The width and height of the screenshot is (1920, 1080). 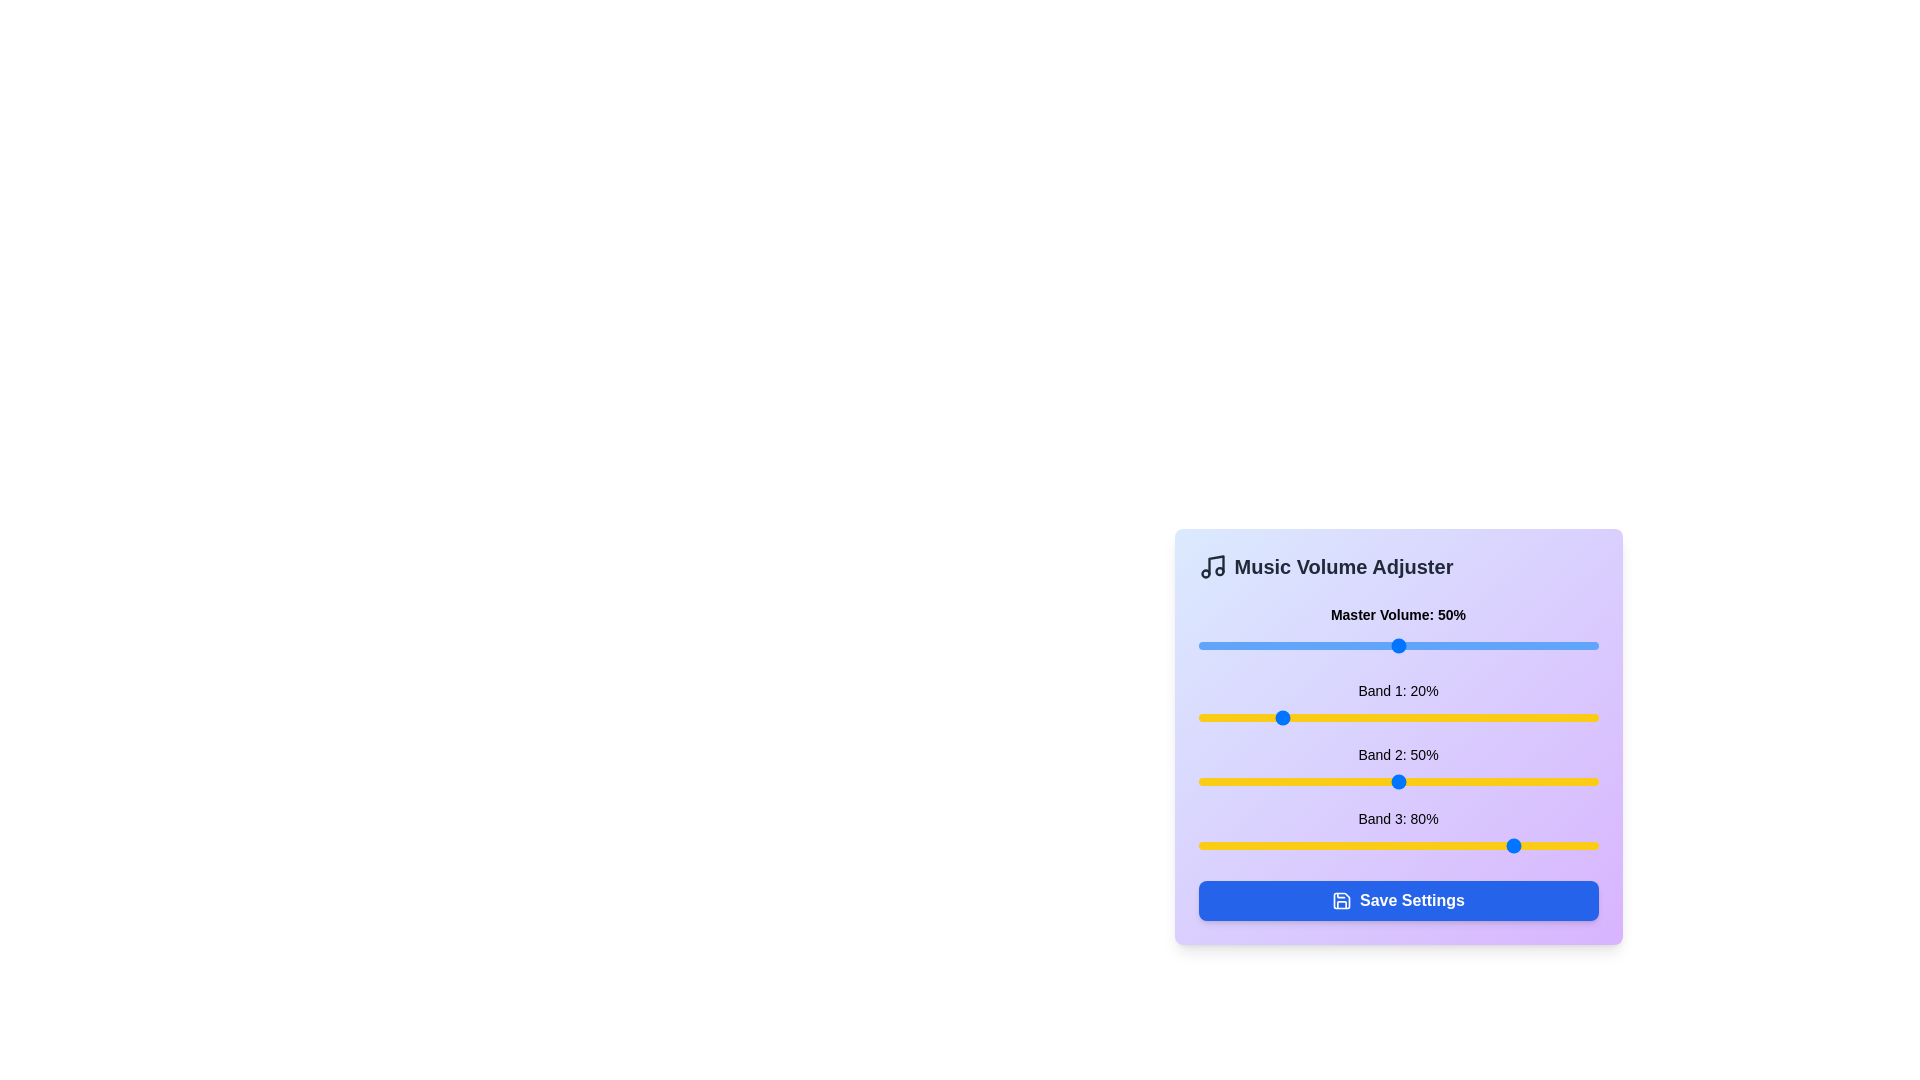 I want to click on Band 3 slider, so click(x=1198, y=845).